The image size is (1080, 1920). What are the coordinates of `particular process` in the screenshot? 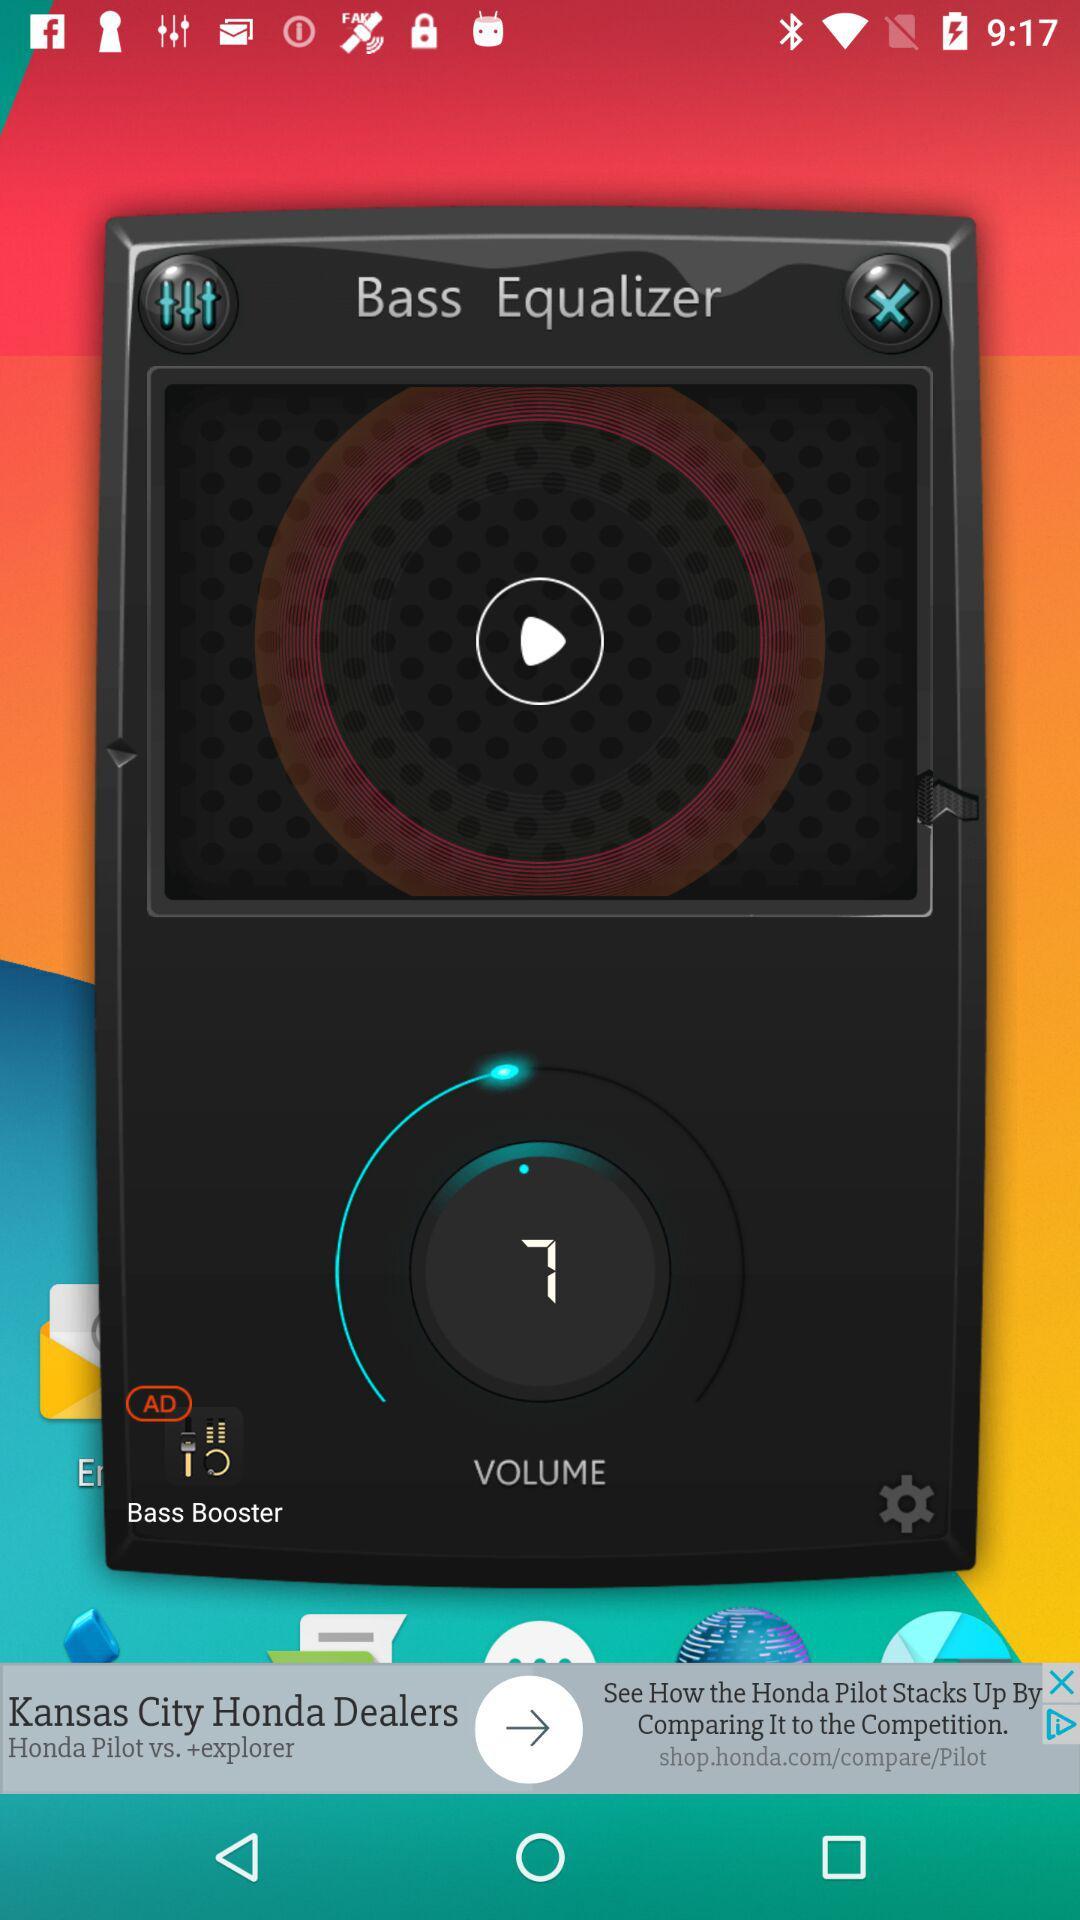 It's located at (906, 1505).